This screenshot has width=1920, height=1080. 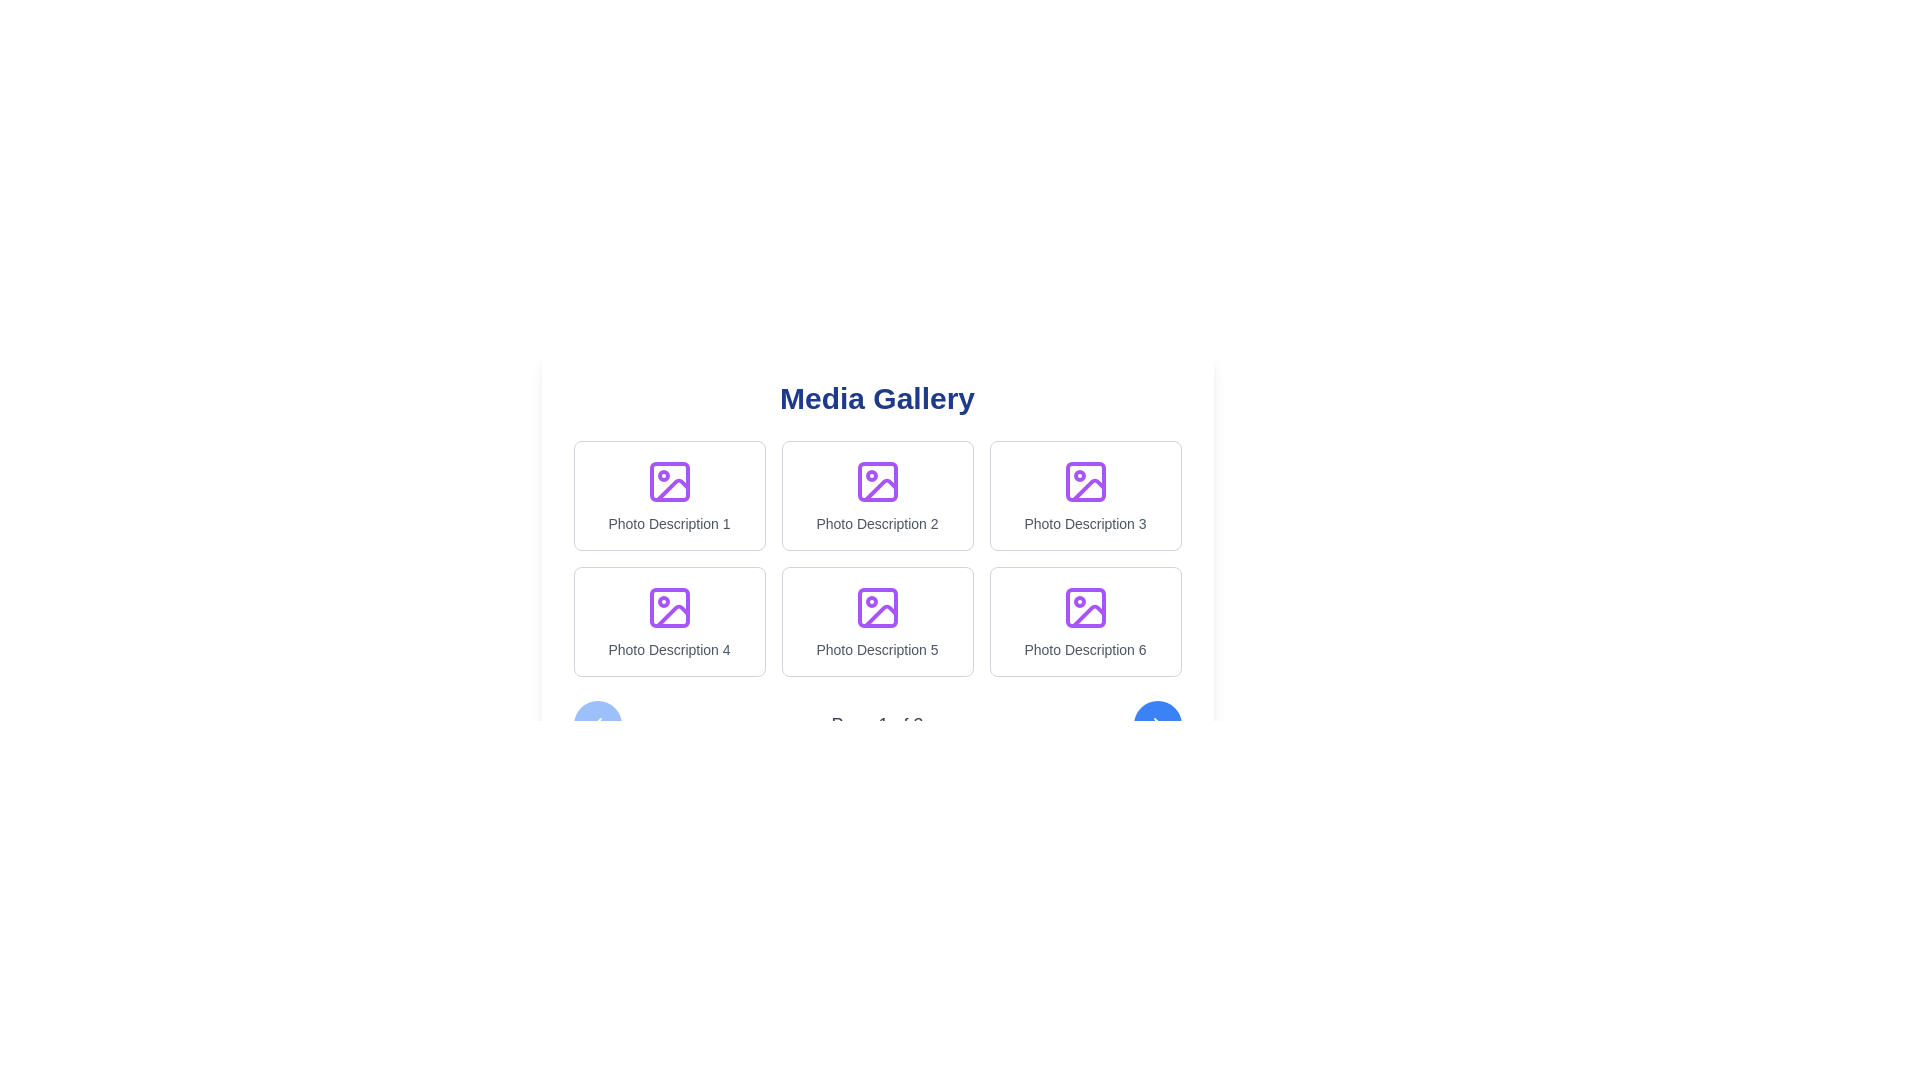 I want to click on the blue circular button with an embedded chevron icon located at the bottom-right corner of the interface, so click(x=1157, y=725).